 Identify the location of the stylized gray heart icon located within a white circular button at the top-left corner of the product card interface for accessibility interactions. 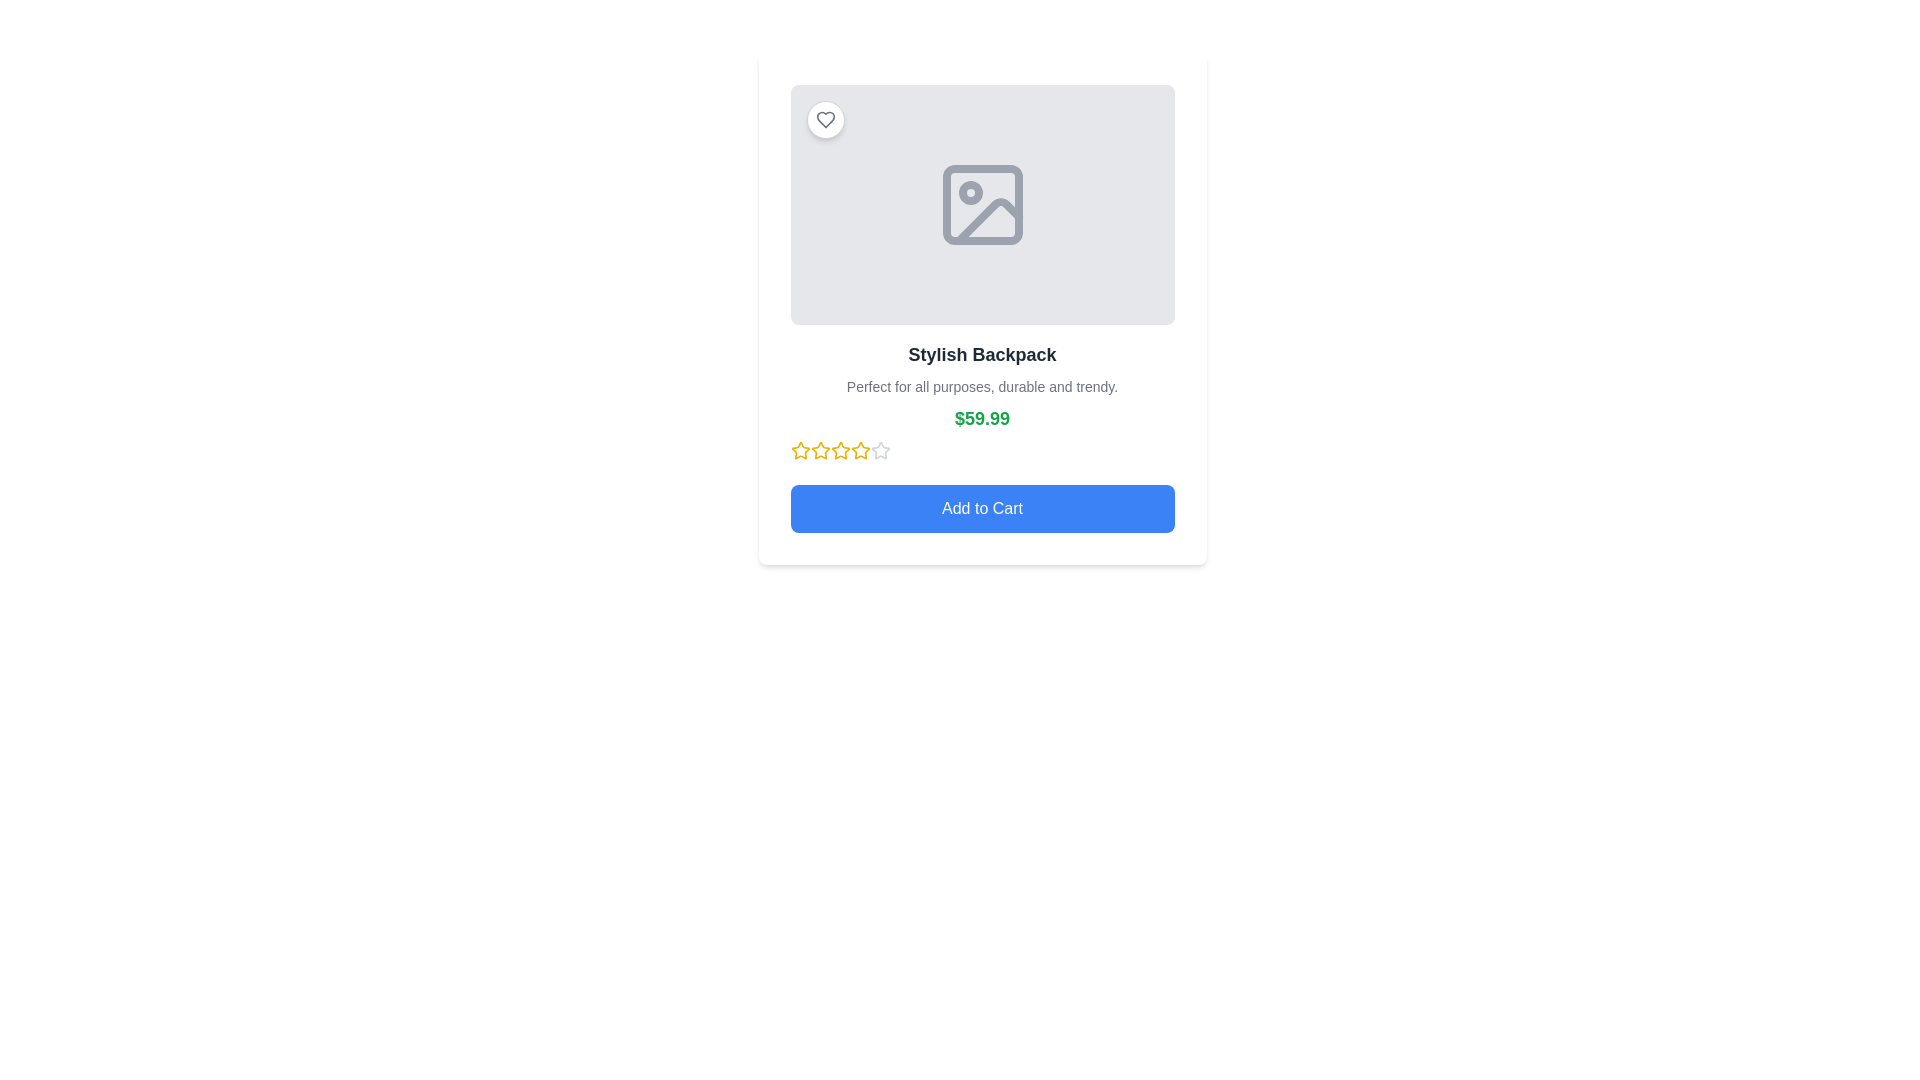
(825, 119).